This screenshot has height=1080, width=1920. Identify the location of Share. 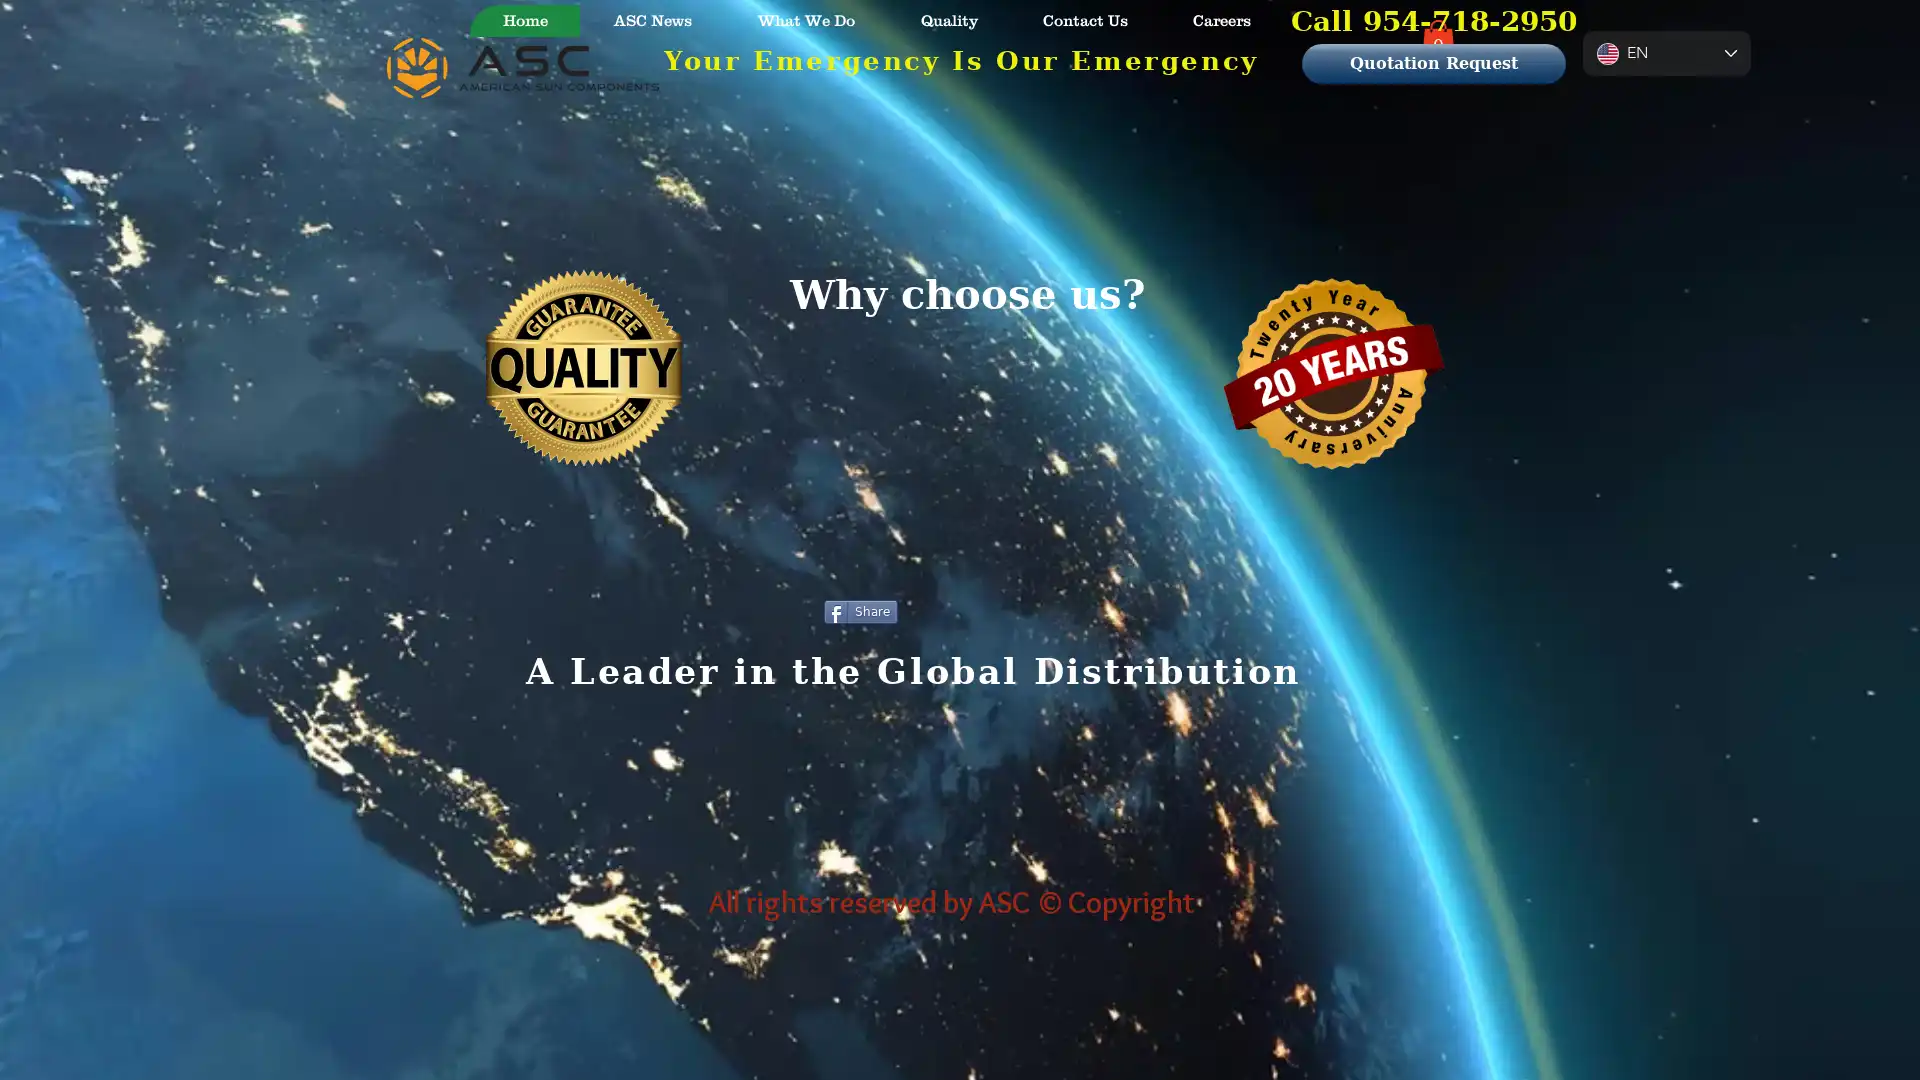
(860, 612).